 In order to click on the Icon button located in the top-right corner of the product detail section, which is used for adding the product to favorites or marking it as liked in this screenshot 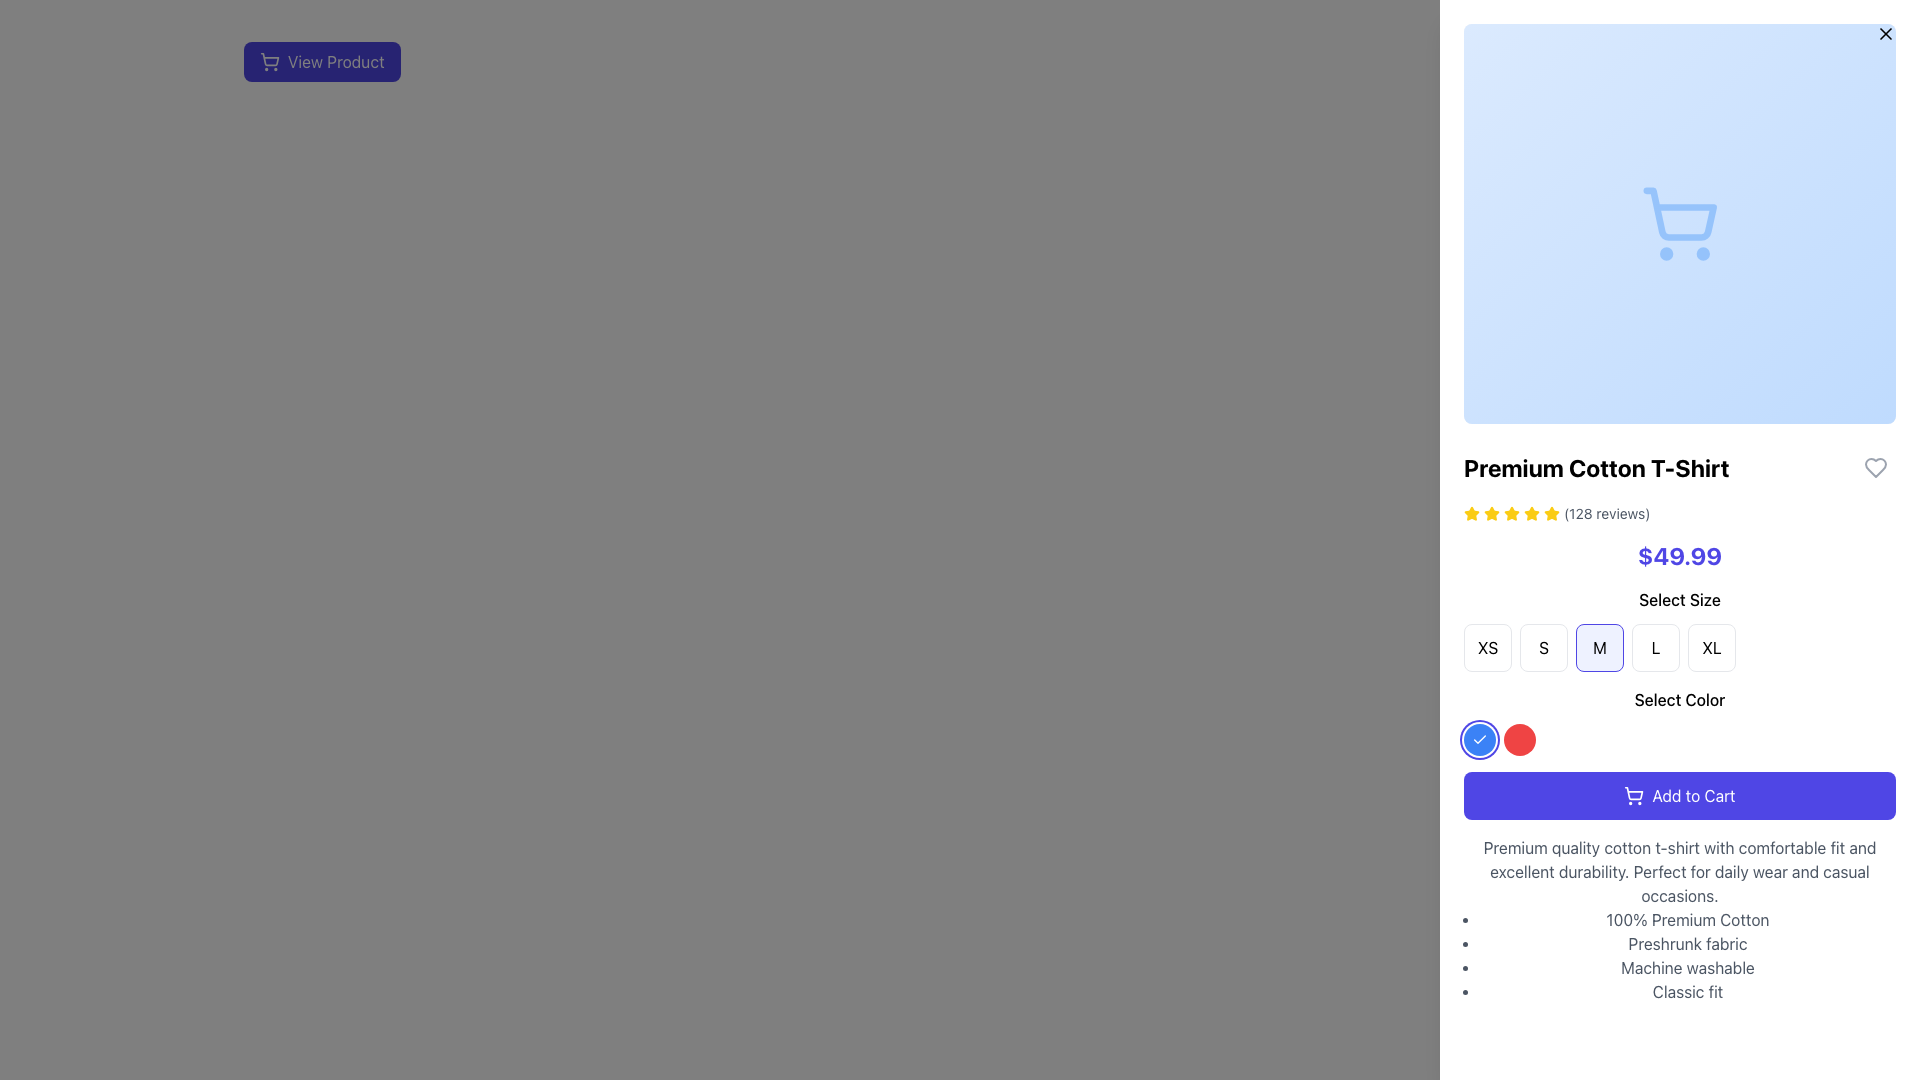, I will do `click(1875, 467)`.